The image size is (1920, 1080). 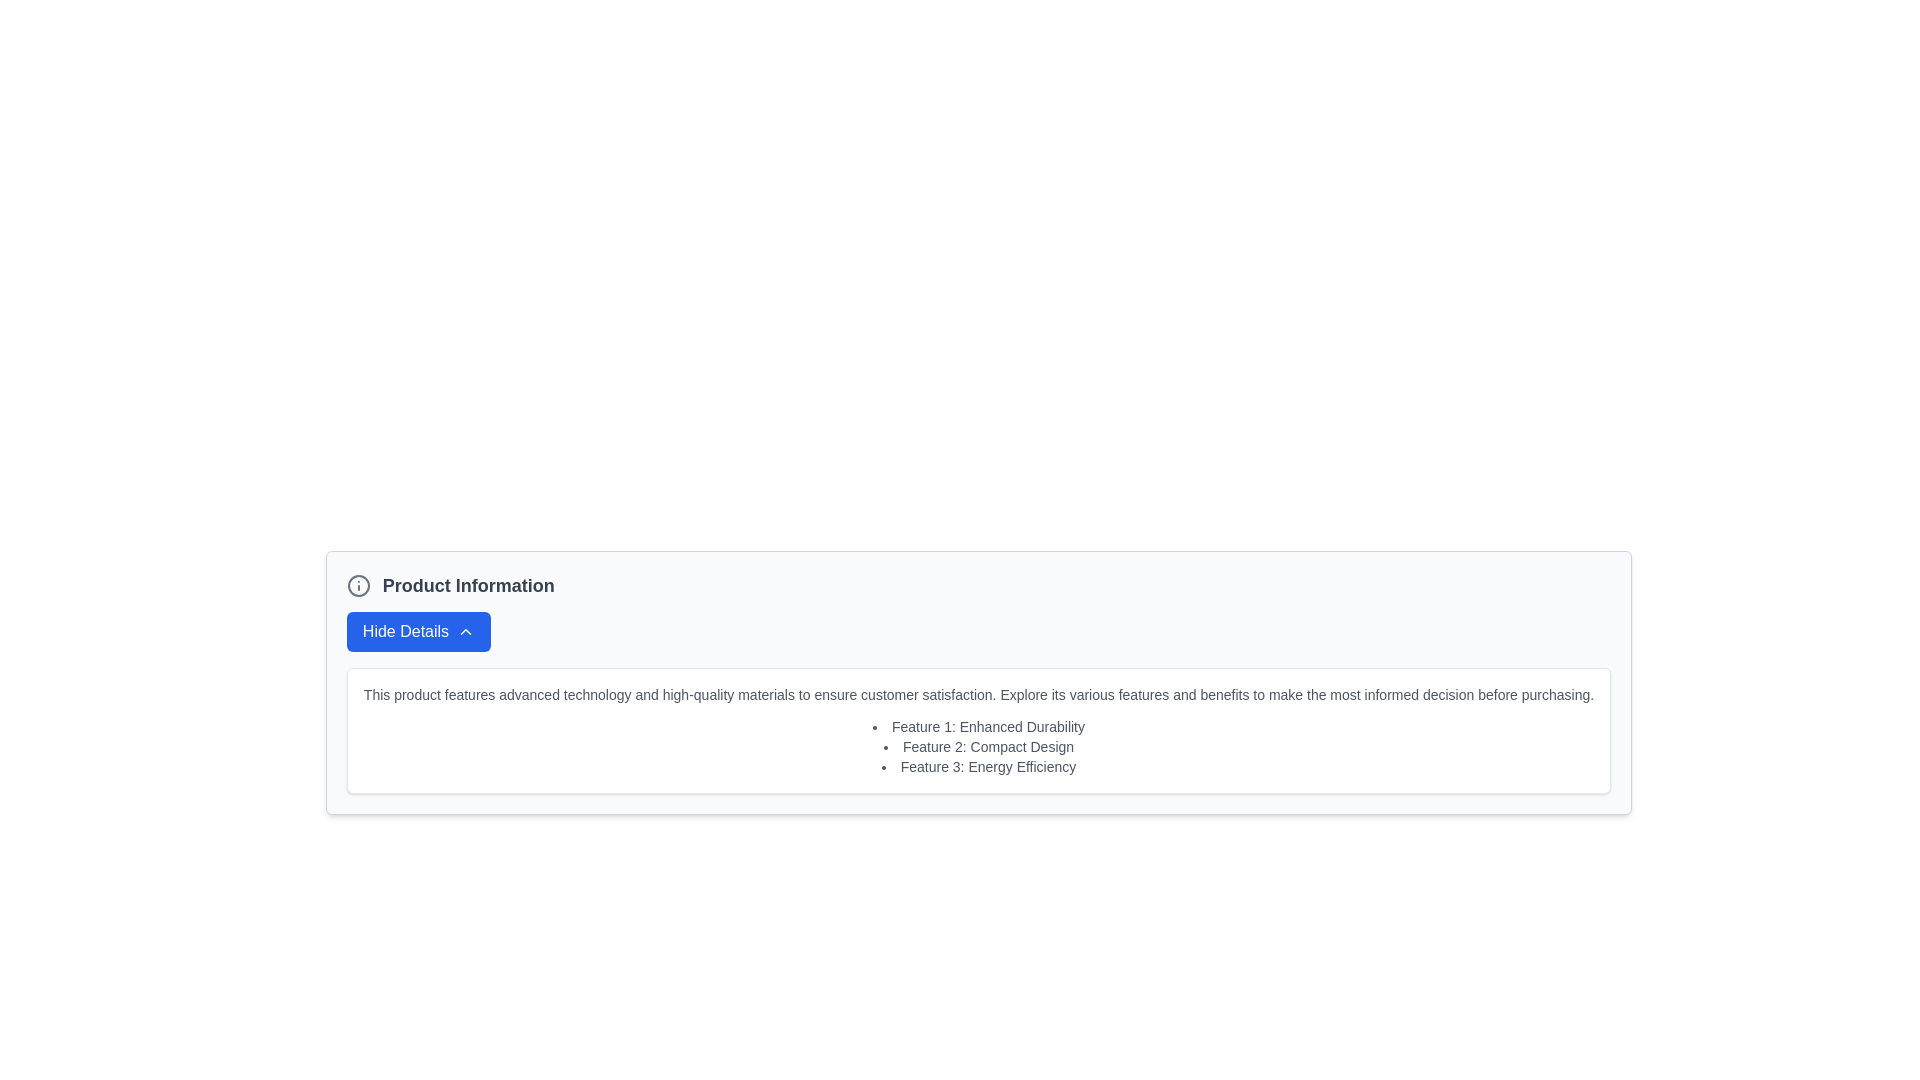 What do you see at coordinates (417, 632) in the screenshot?
I see `the button that toggles the visibility of the product details, located below the 'Product Information' heading, to observe the hover state change` at bounding box center [417, 632].